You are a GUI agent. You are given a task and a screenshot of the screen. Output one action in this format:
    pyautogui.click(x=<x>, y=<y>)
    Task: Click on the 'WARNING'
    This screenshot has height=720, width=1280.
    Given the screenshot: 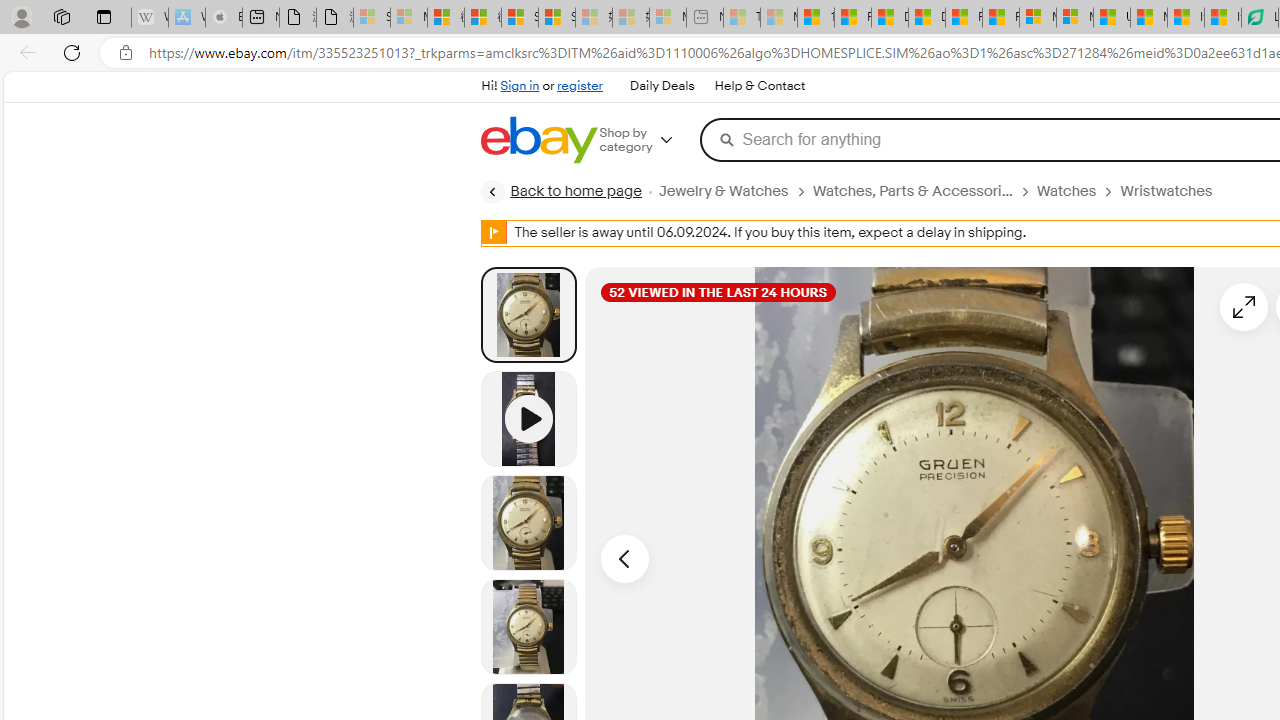 What is the action you would take?
    pyautogui.click(x=494, y=231)
    